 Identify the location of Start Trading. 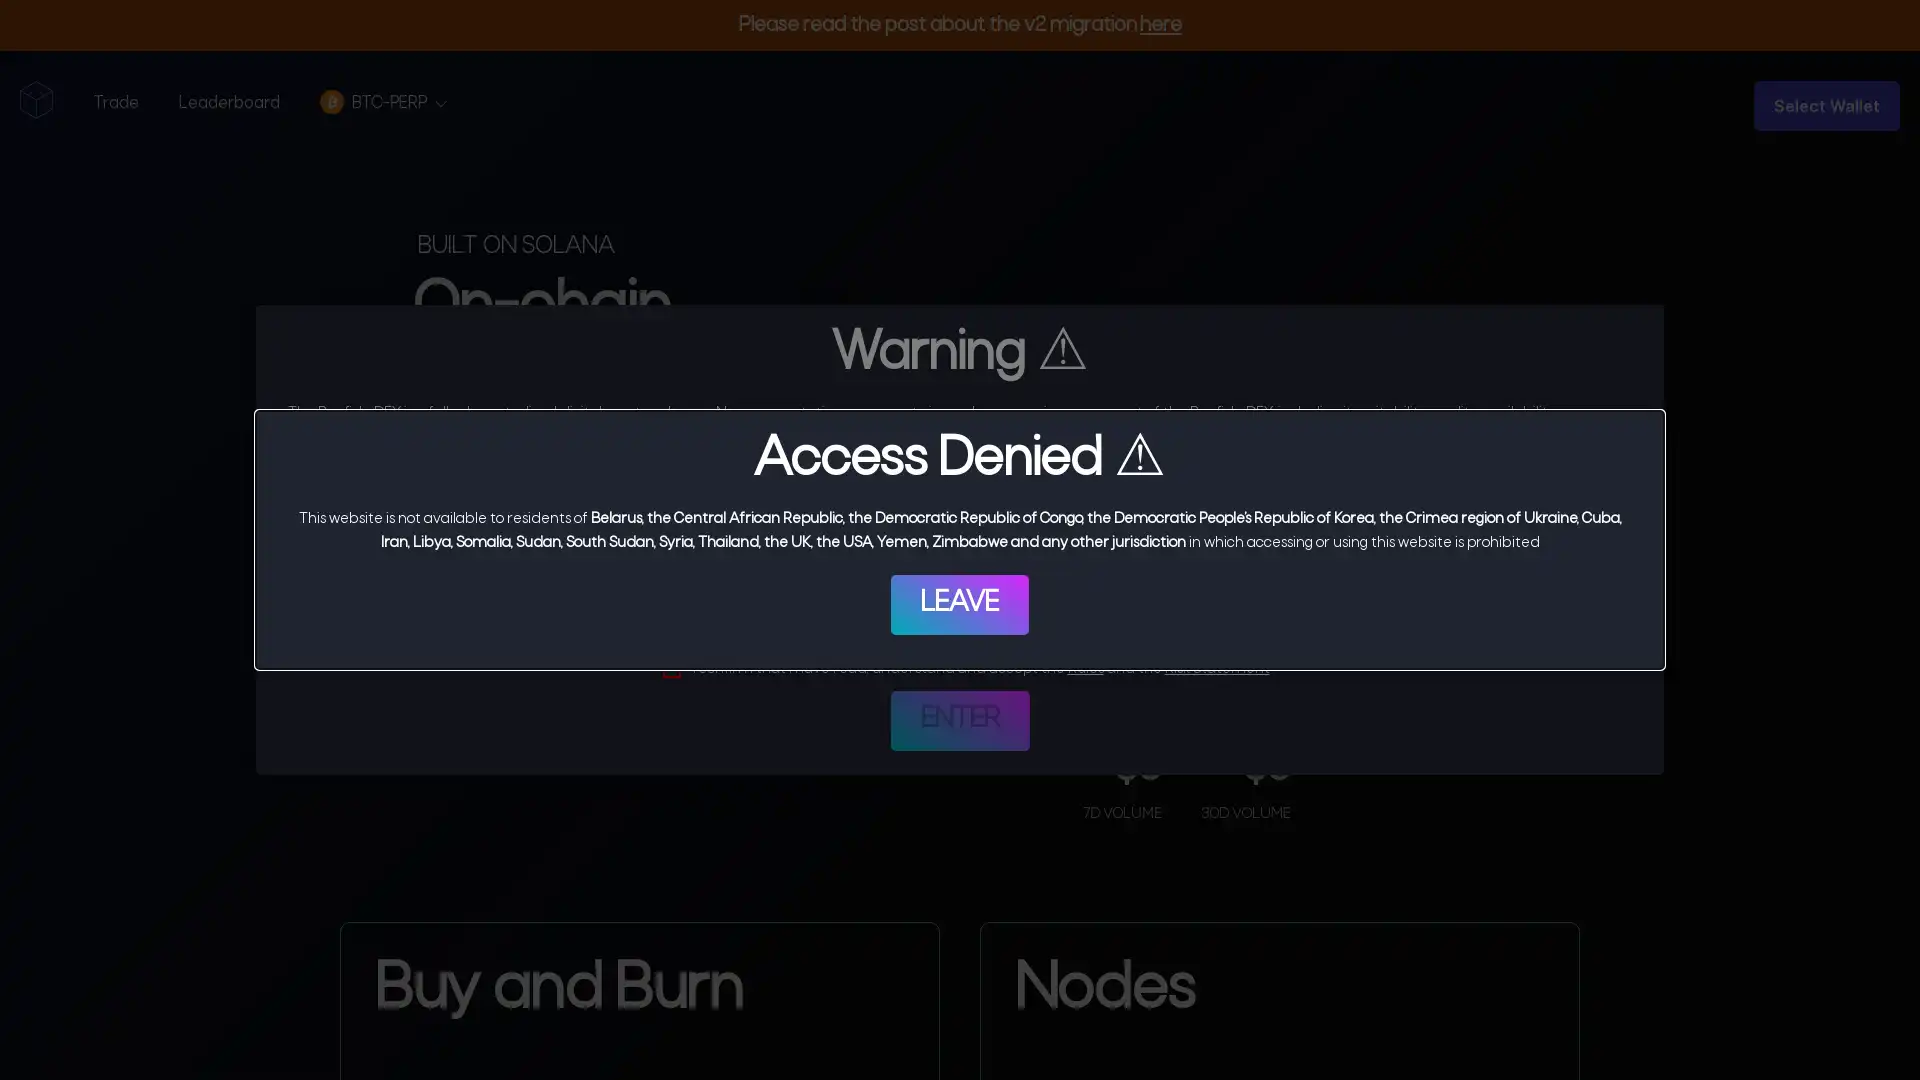
(563, 462).